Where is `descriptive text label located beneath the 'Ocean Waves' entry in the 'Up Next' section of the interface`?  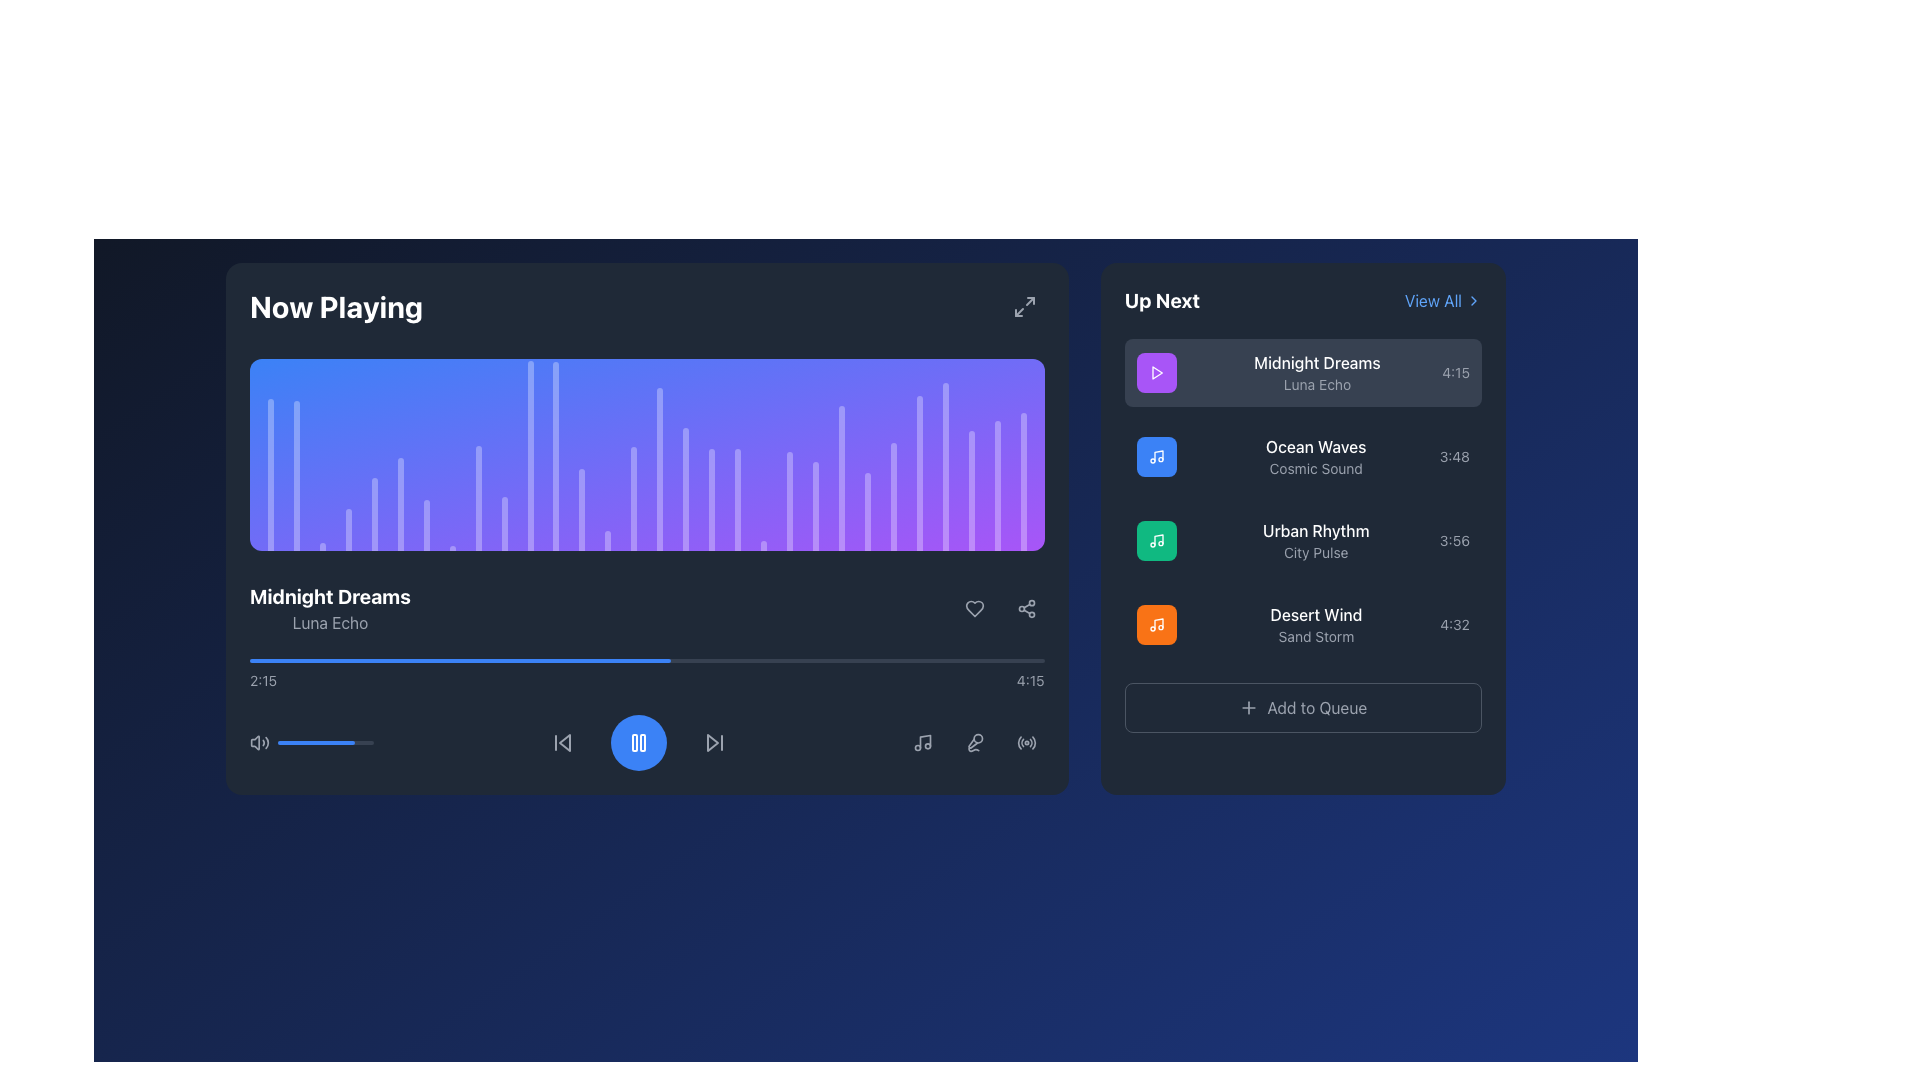
descriptive text label located beneath the 'Ocean Waves' entry in the 'Up Next' section of the interface is located at coordinates (1316, 469).